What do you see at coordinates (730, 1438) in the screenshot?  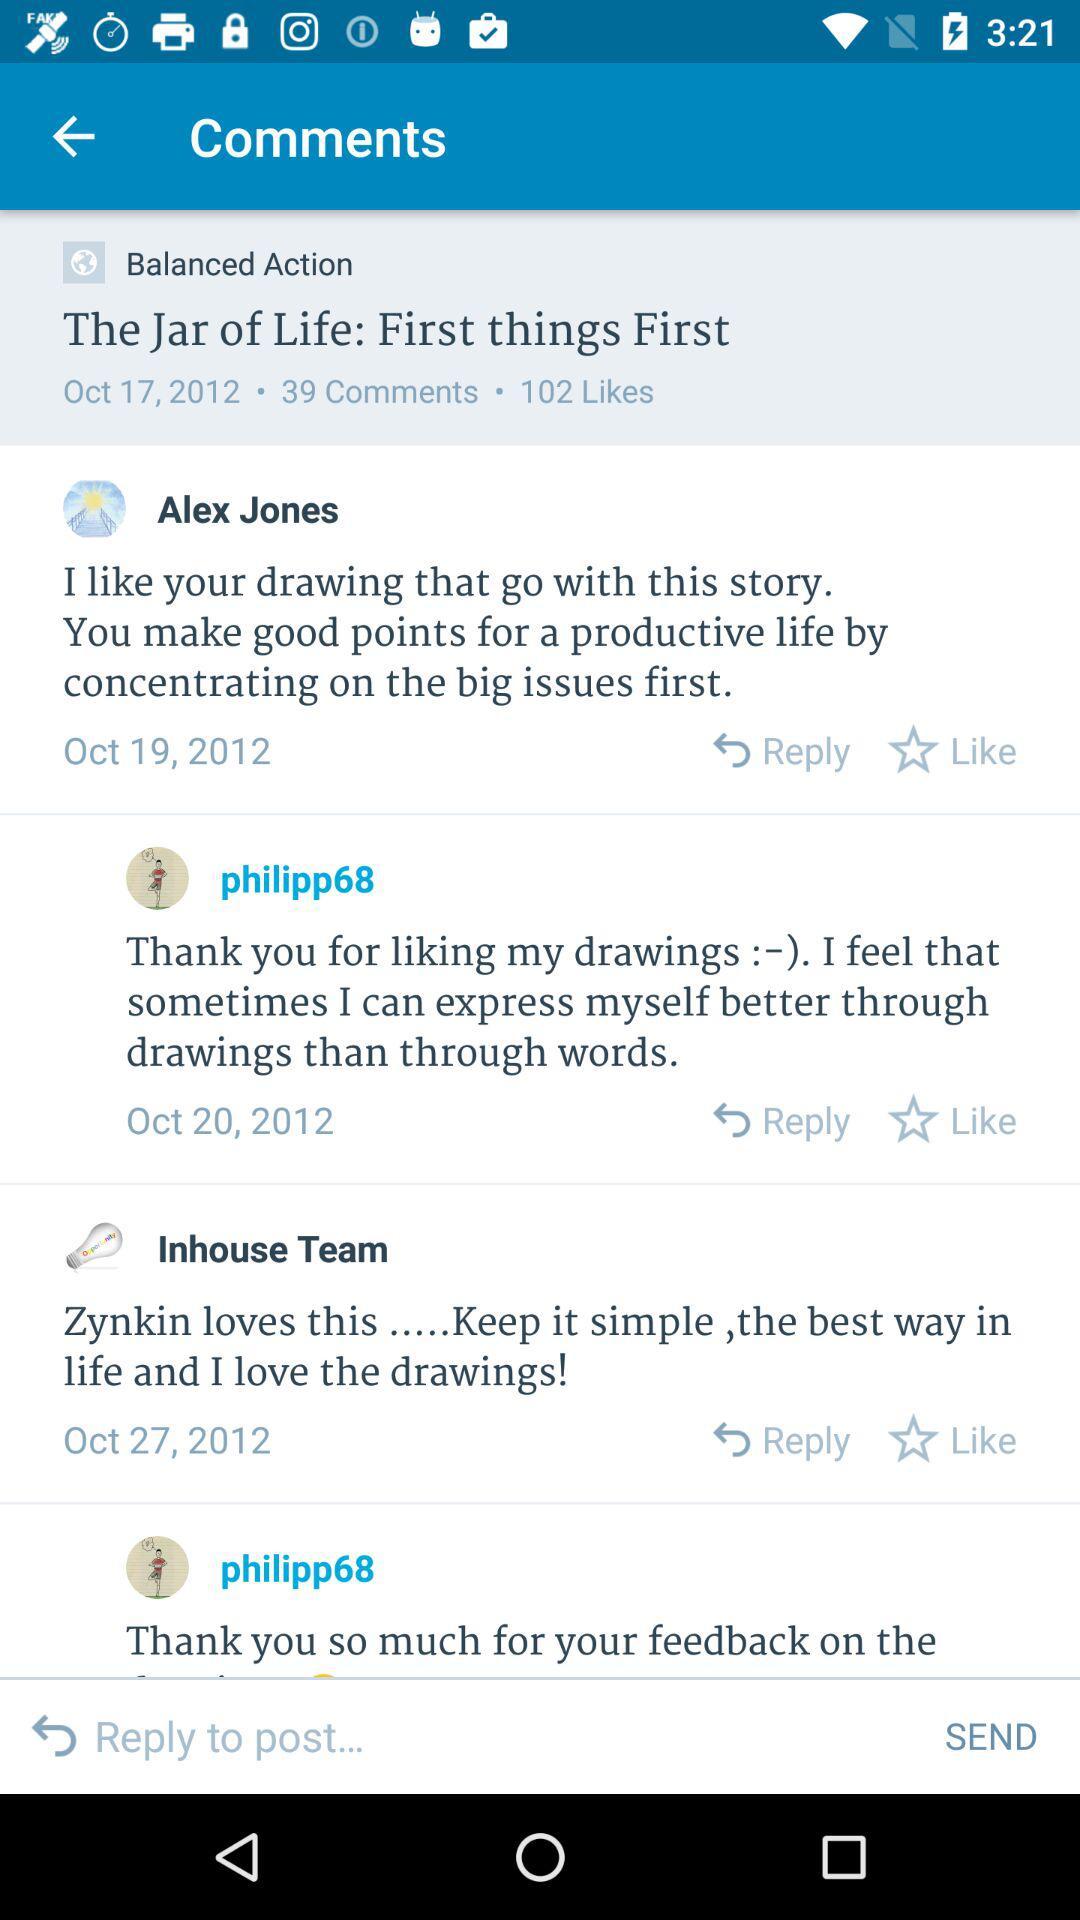 I see `reply option` at bounding box center [730, 1438].